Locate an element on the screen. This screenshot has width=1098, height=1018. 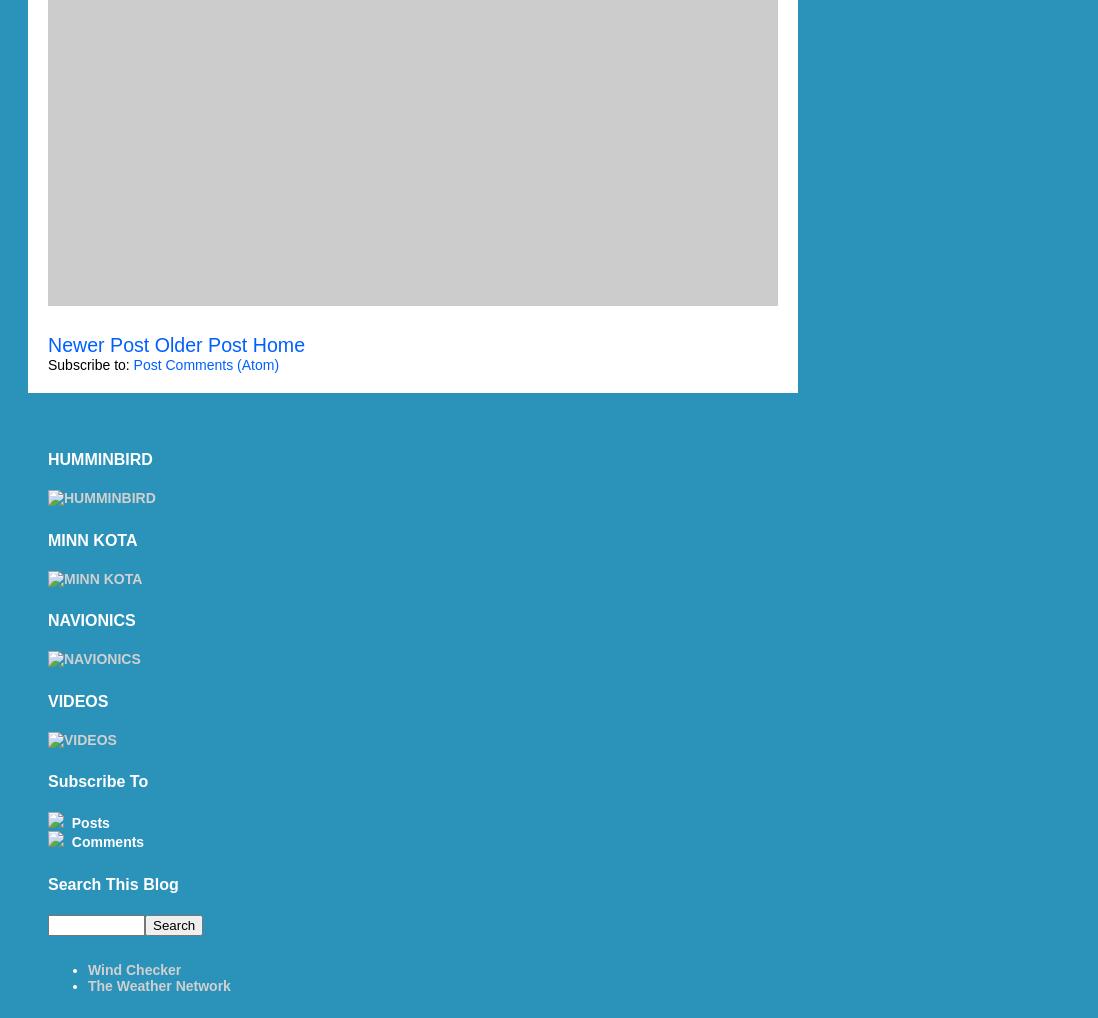
'Home' is located at coordinates (278, 342).